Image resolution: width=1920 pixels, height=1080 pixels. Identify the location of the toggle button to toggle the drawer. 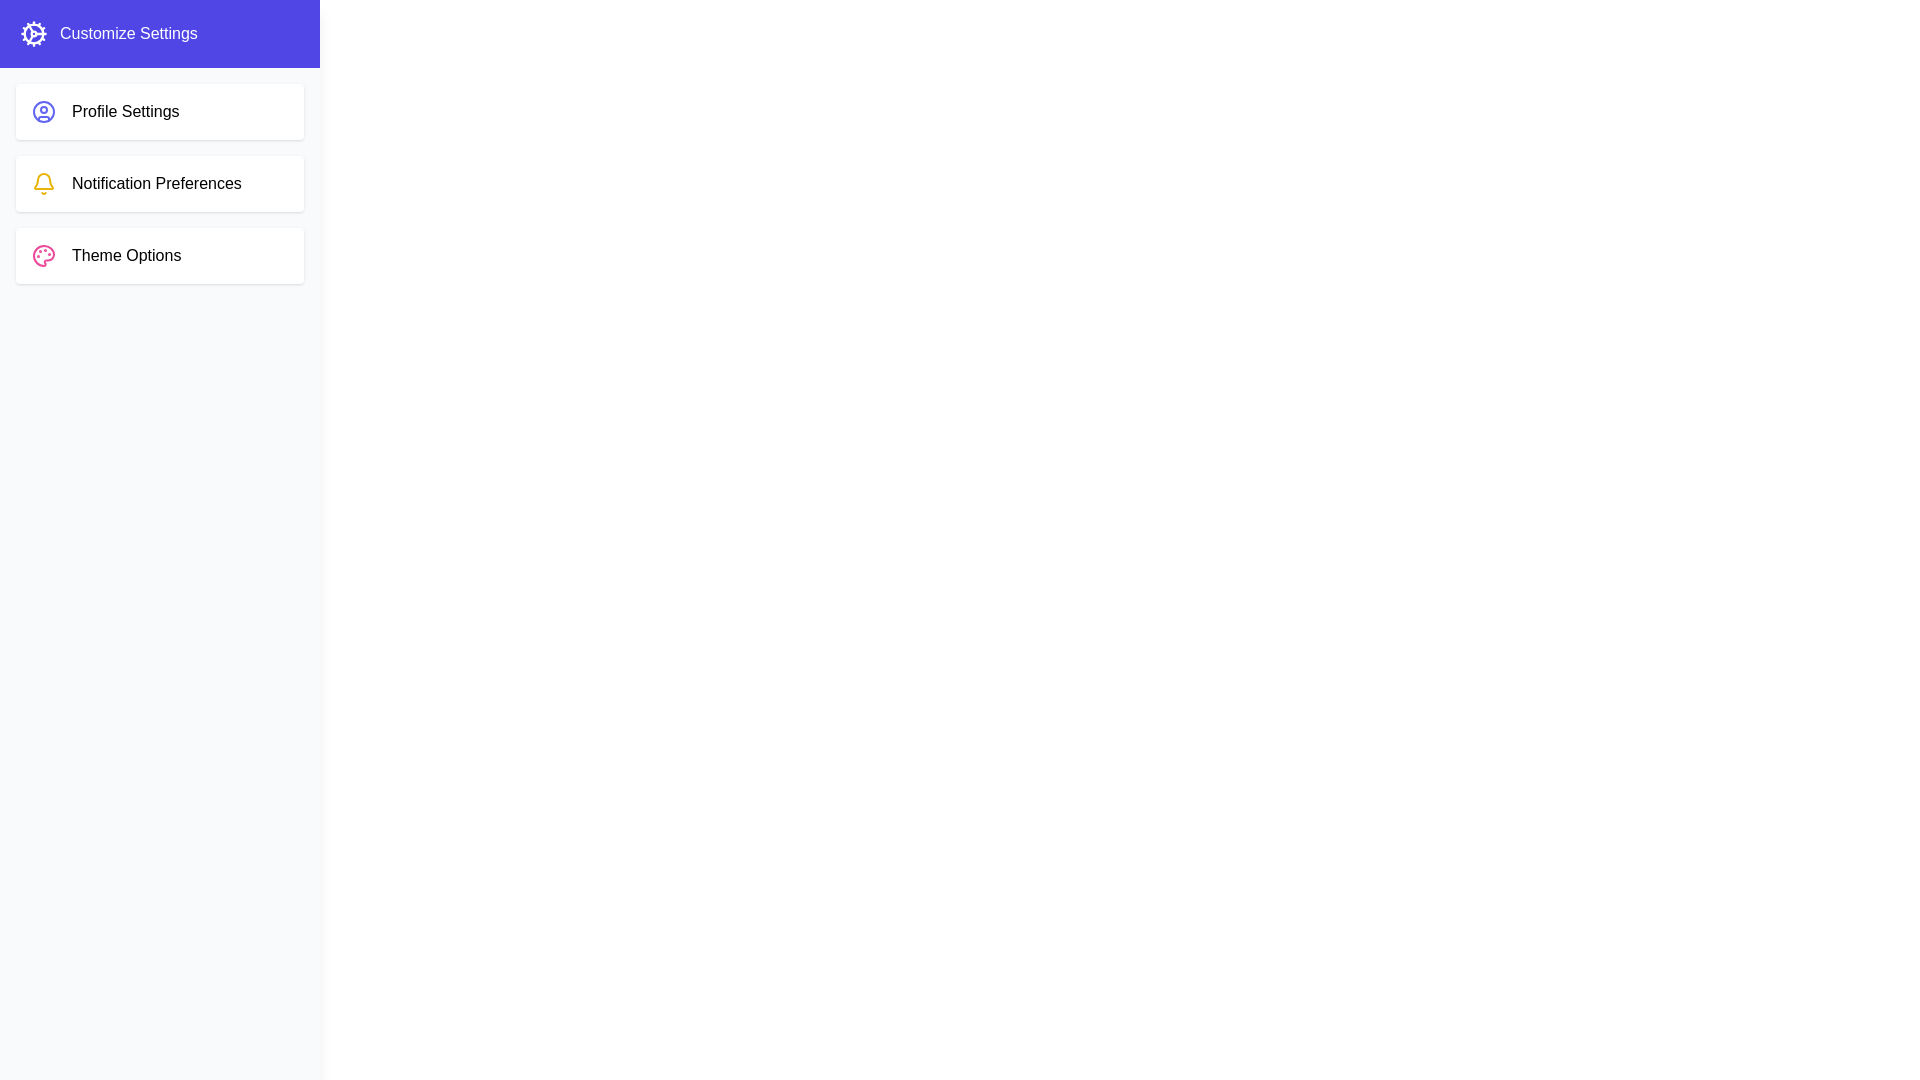
(60, 53).